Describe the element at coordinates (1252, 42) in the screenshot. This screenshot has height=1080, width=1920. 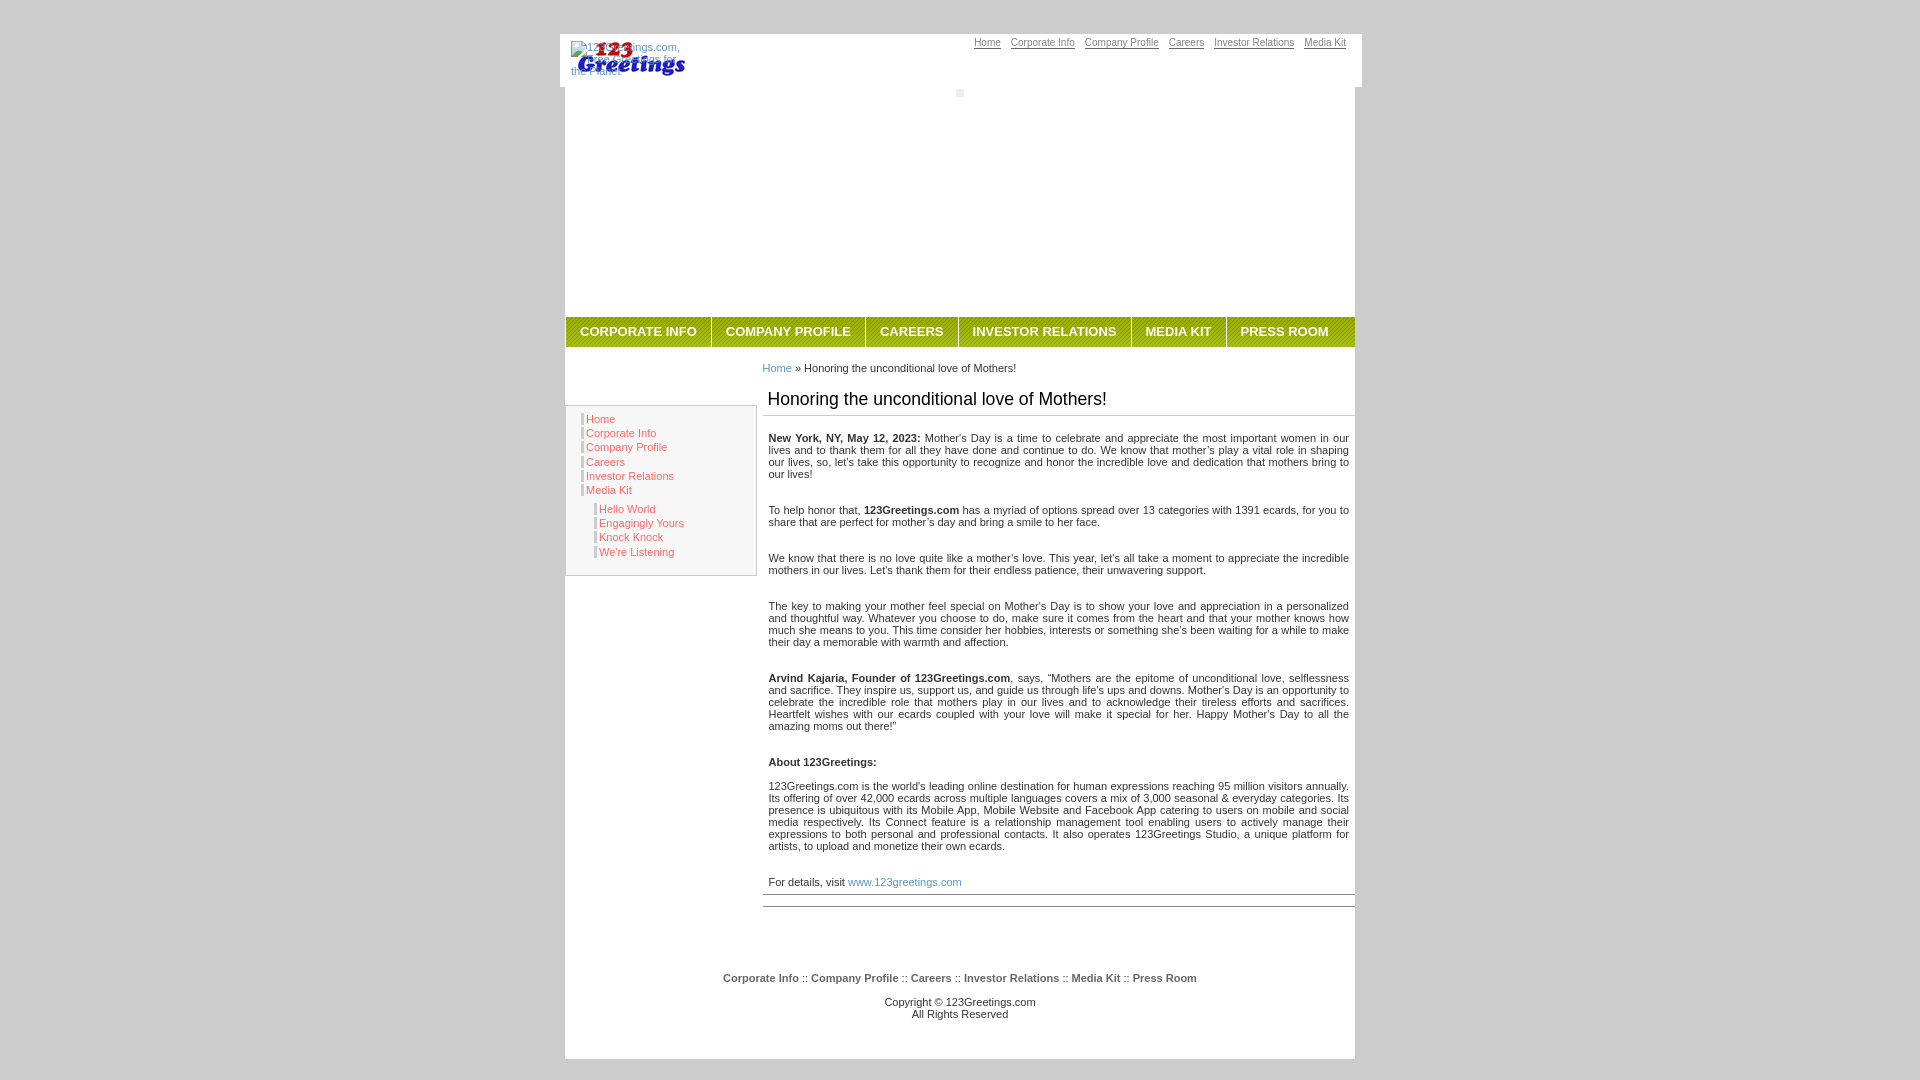
I see `'Investor Relations'` at that location.